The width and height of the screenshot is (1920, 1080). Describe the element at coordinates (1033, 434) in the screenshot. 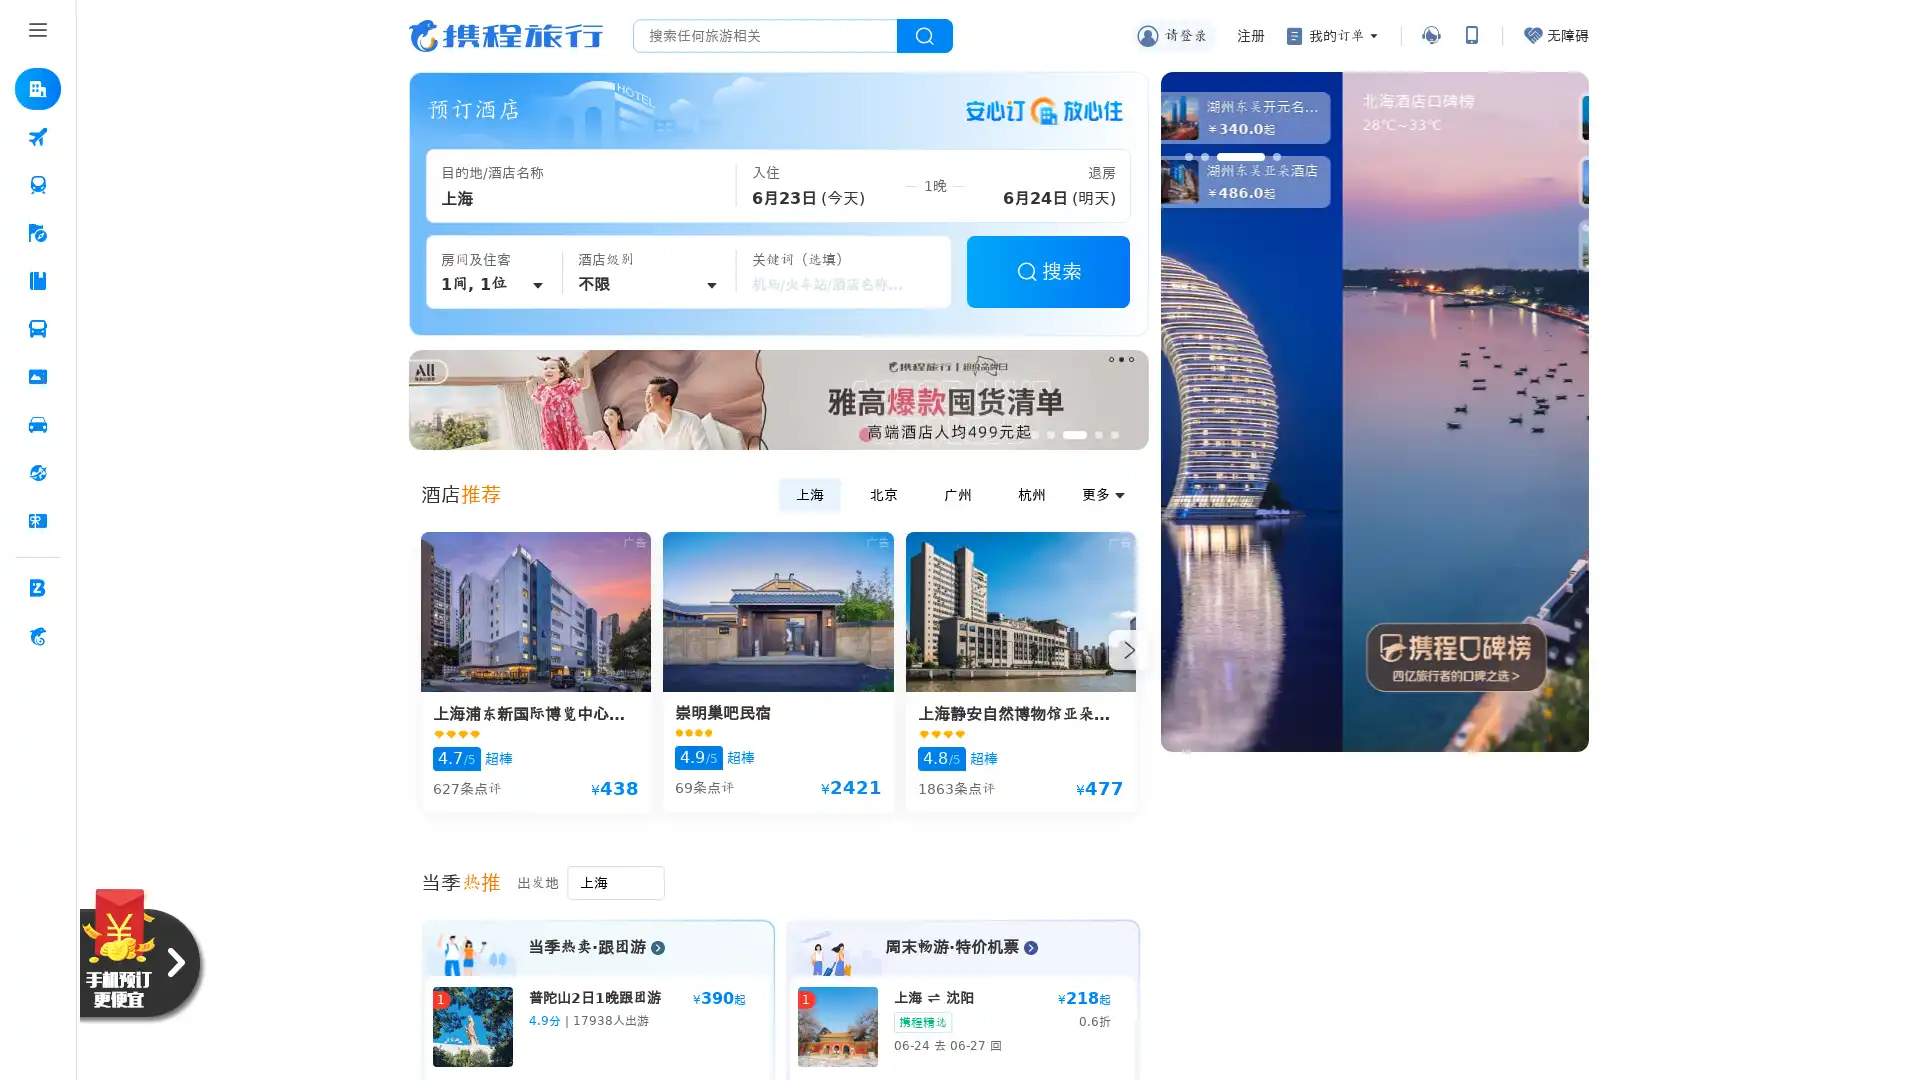

I see `Go to slide 1` at that location.